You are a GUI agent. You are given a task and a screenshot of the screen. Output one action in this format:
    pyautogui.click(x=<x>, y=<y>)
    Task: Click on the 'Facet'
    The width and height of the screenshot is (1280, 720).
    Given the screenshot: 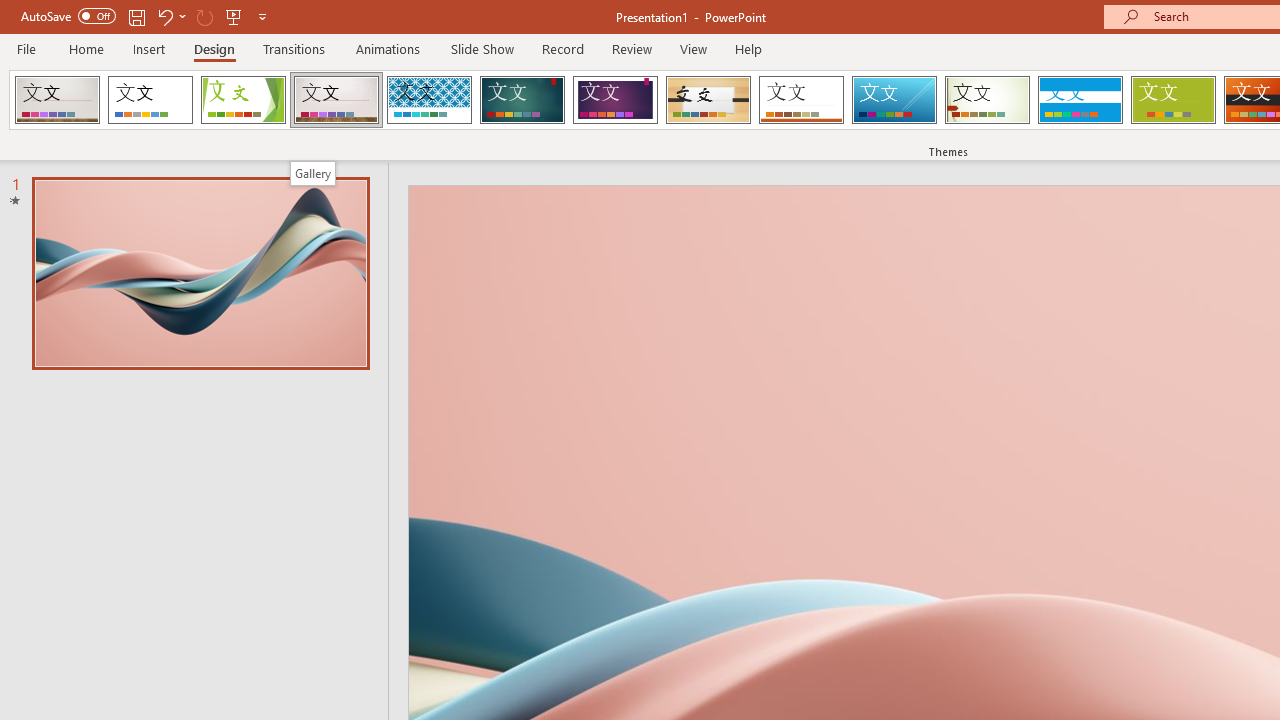 What is the action you would take?
    pyautogui.click(x=242, y=100)
    